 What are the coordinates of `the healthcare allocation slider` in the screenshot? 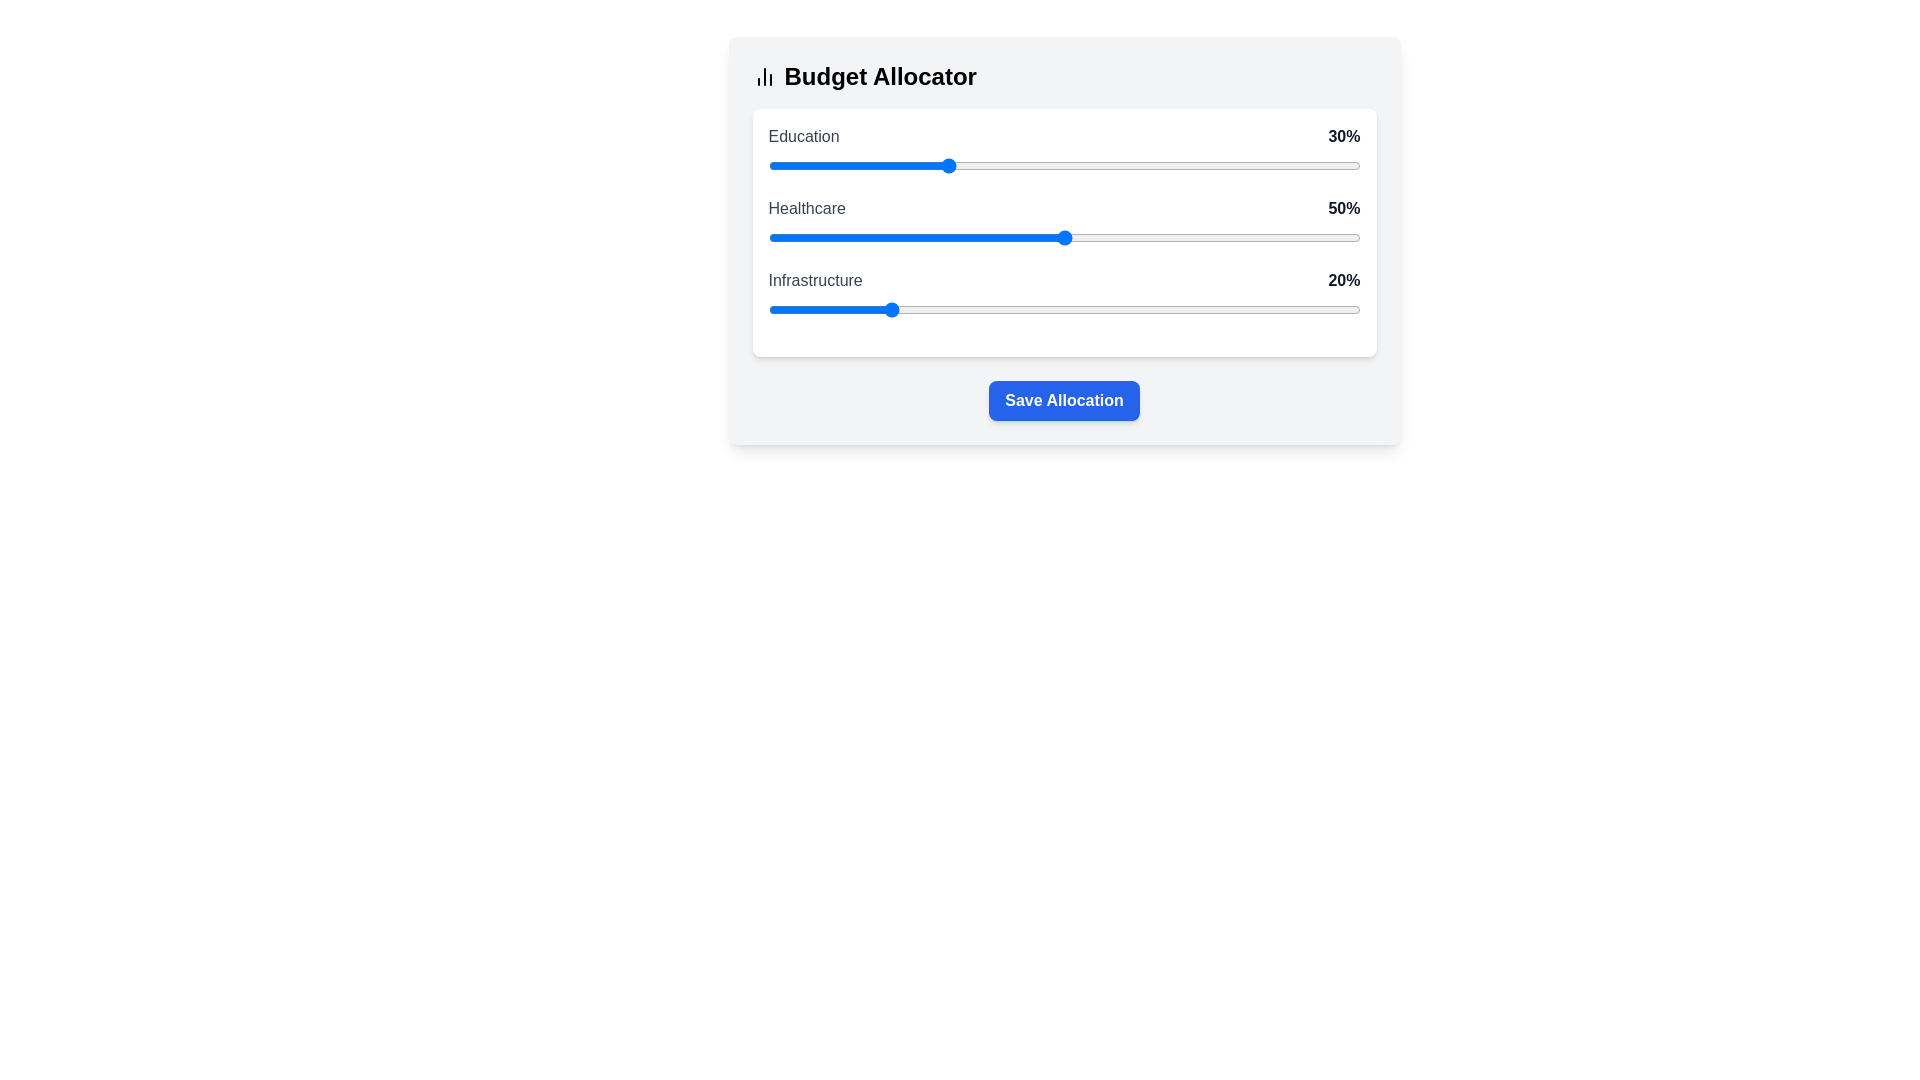 It's located at (779, 237).